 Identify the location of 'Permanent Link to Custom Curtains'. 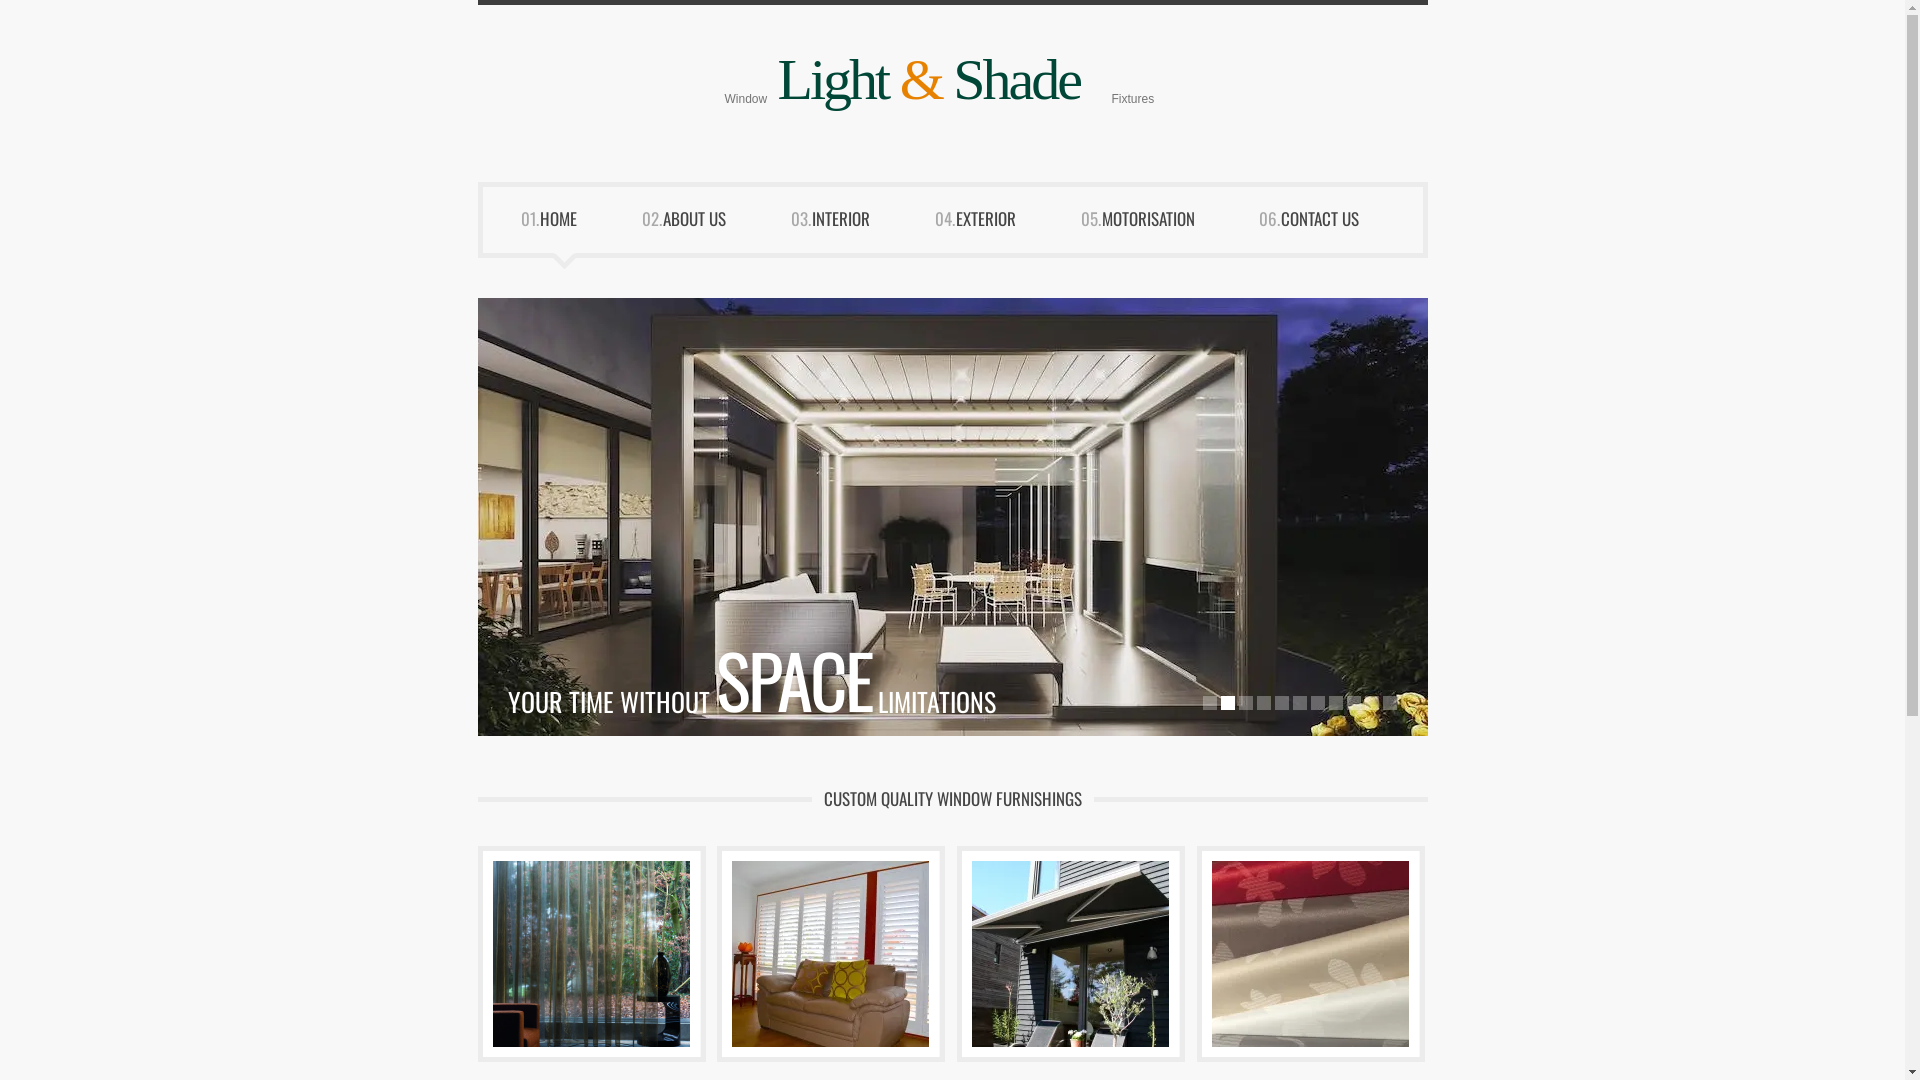
(481, 952).